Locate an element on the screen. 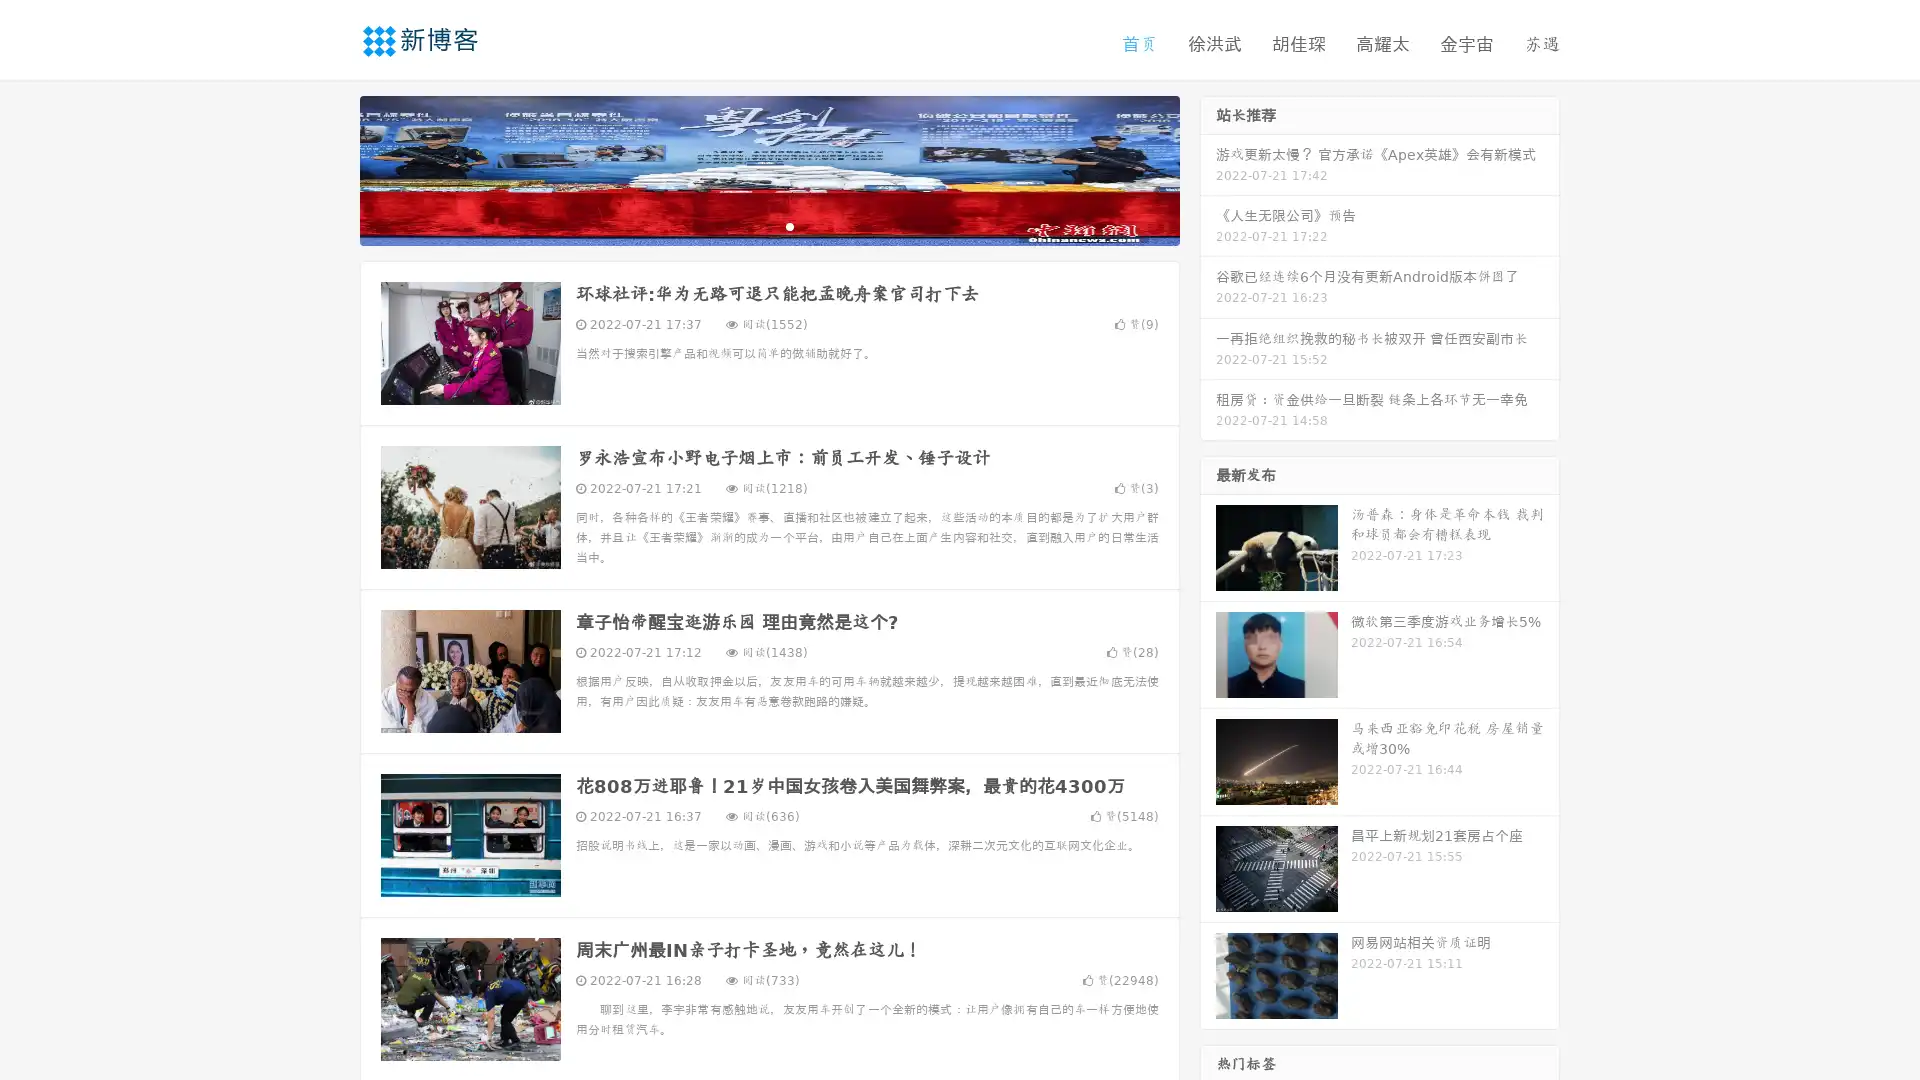  Go to slide 3 is located at coordinates (789, 225).